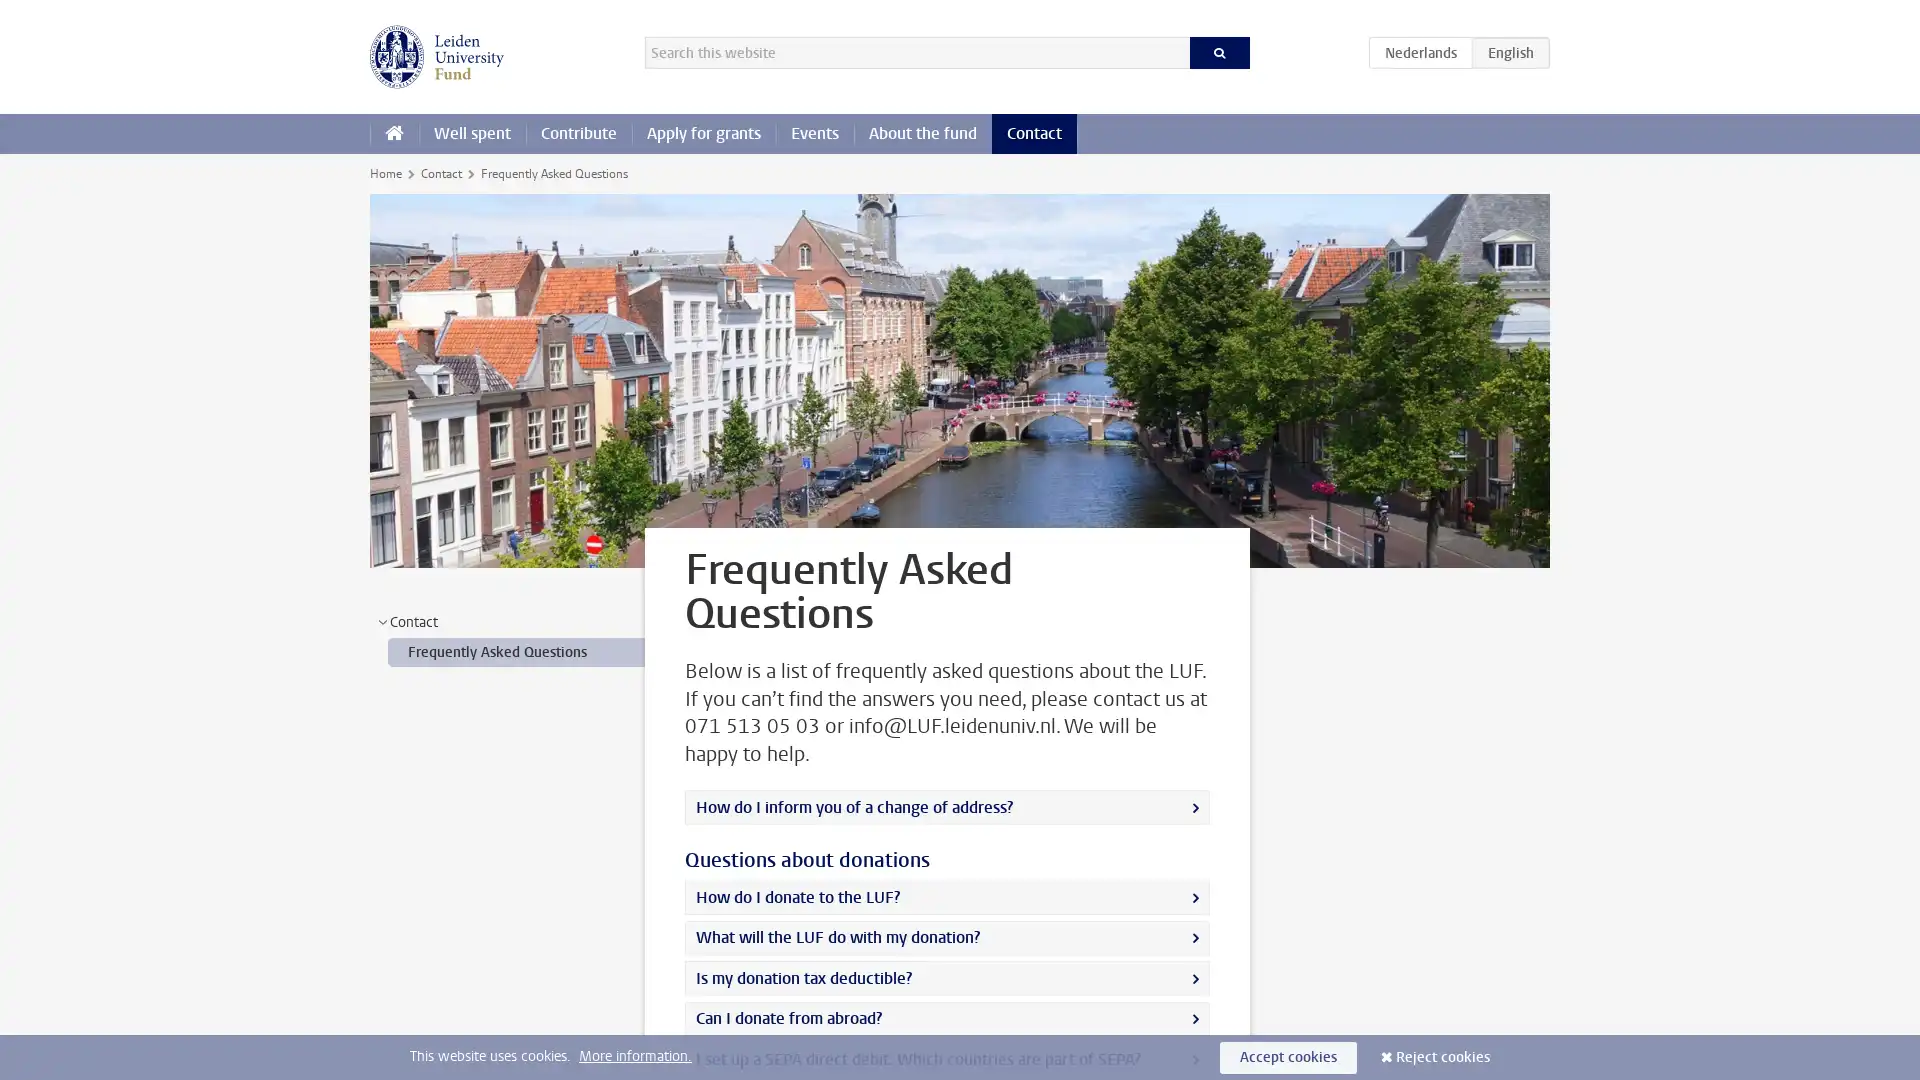 This screenshot has width=1920, height=1080. I want to click on >, so click(382, 620).